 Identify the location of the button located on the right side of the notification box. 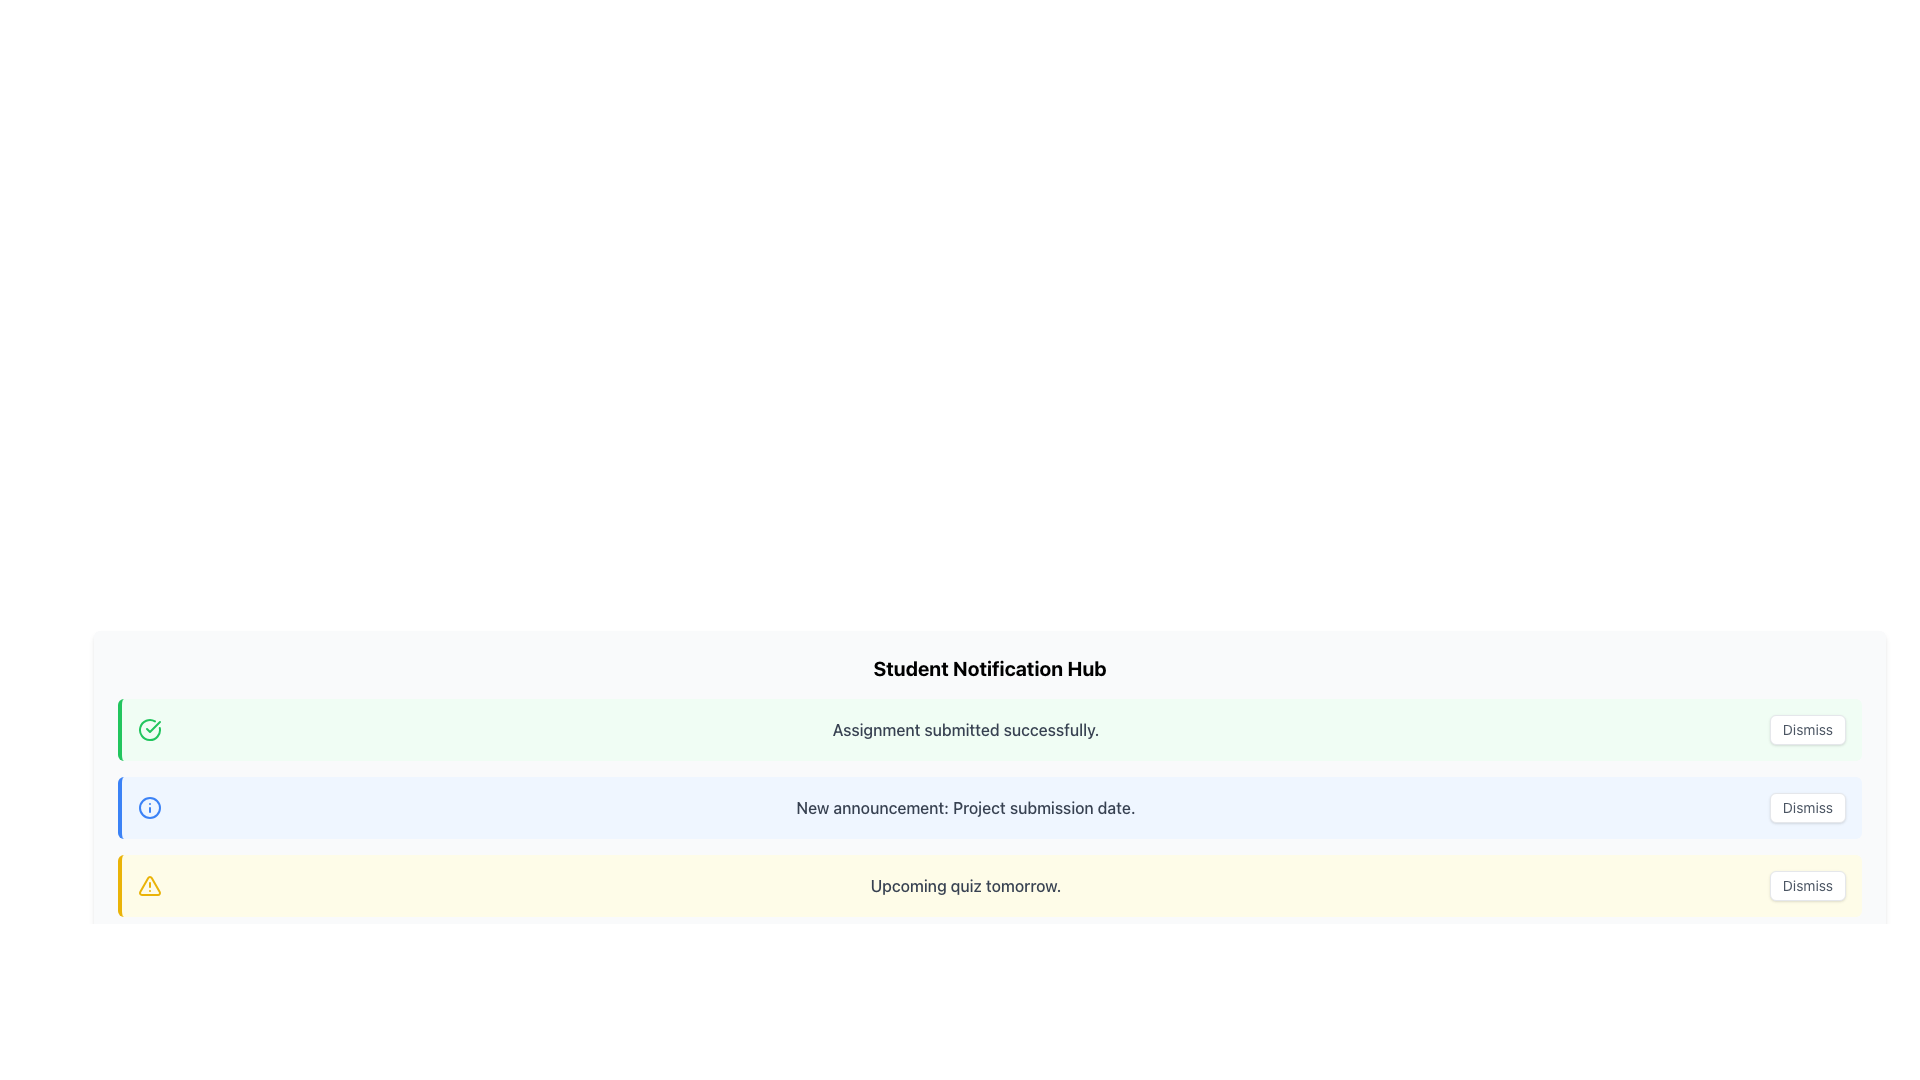
(1807, 885).